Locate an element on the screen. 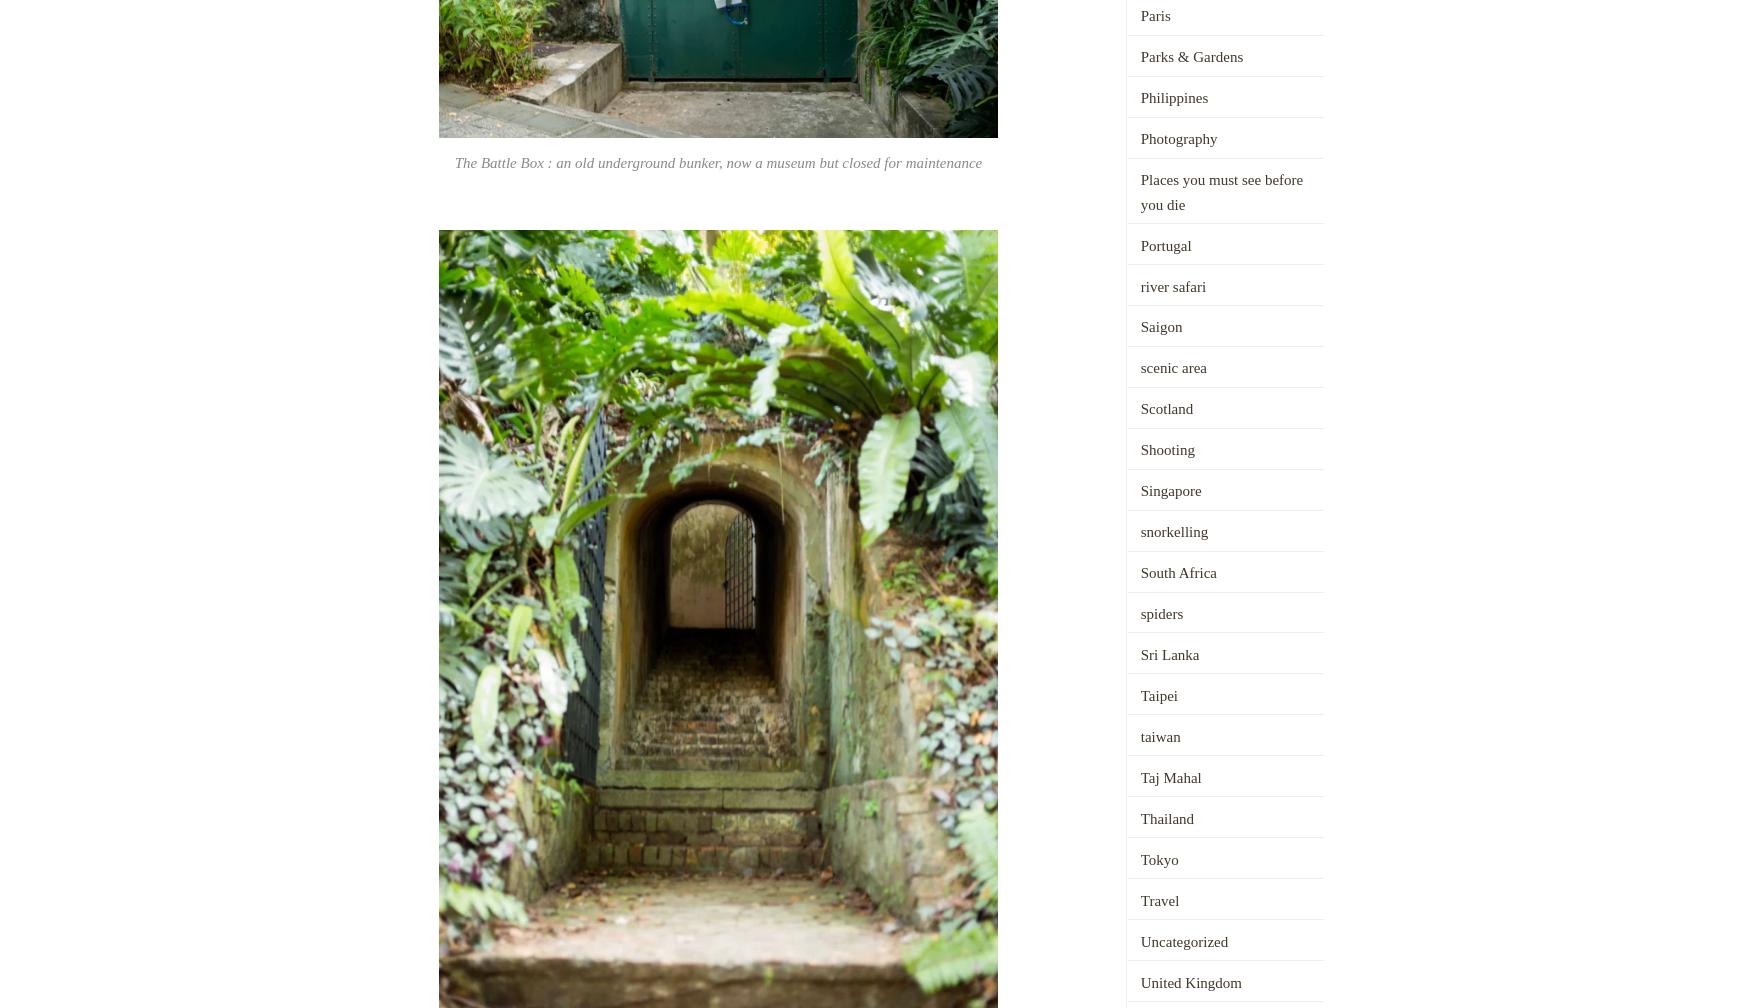 The height and width of the screenshot is (1008, 1757). 'Portugal' is located at coordinates (1164, 245).